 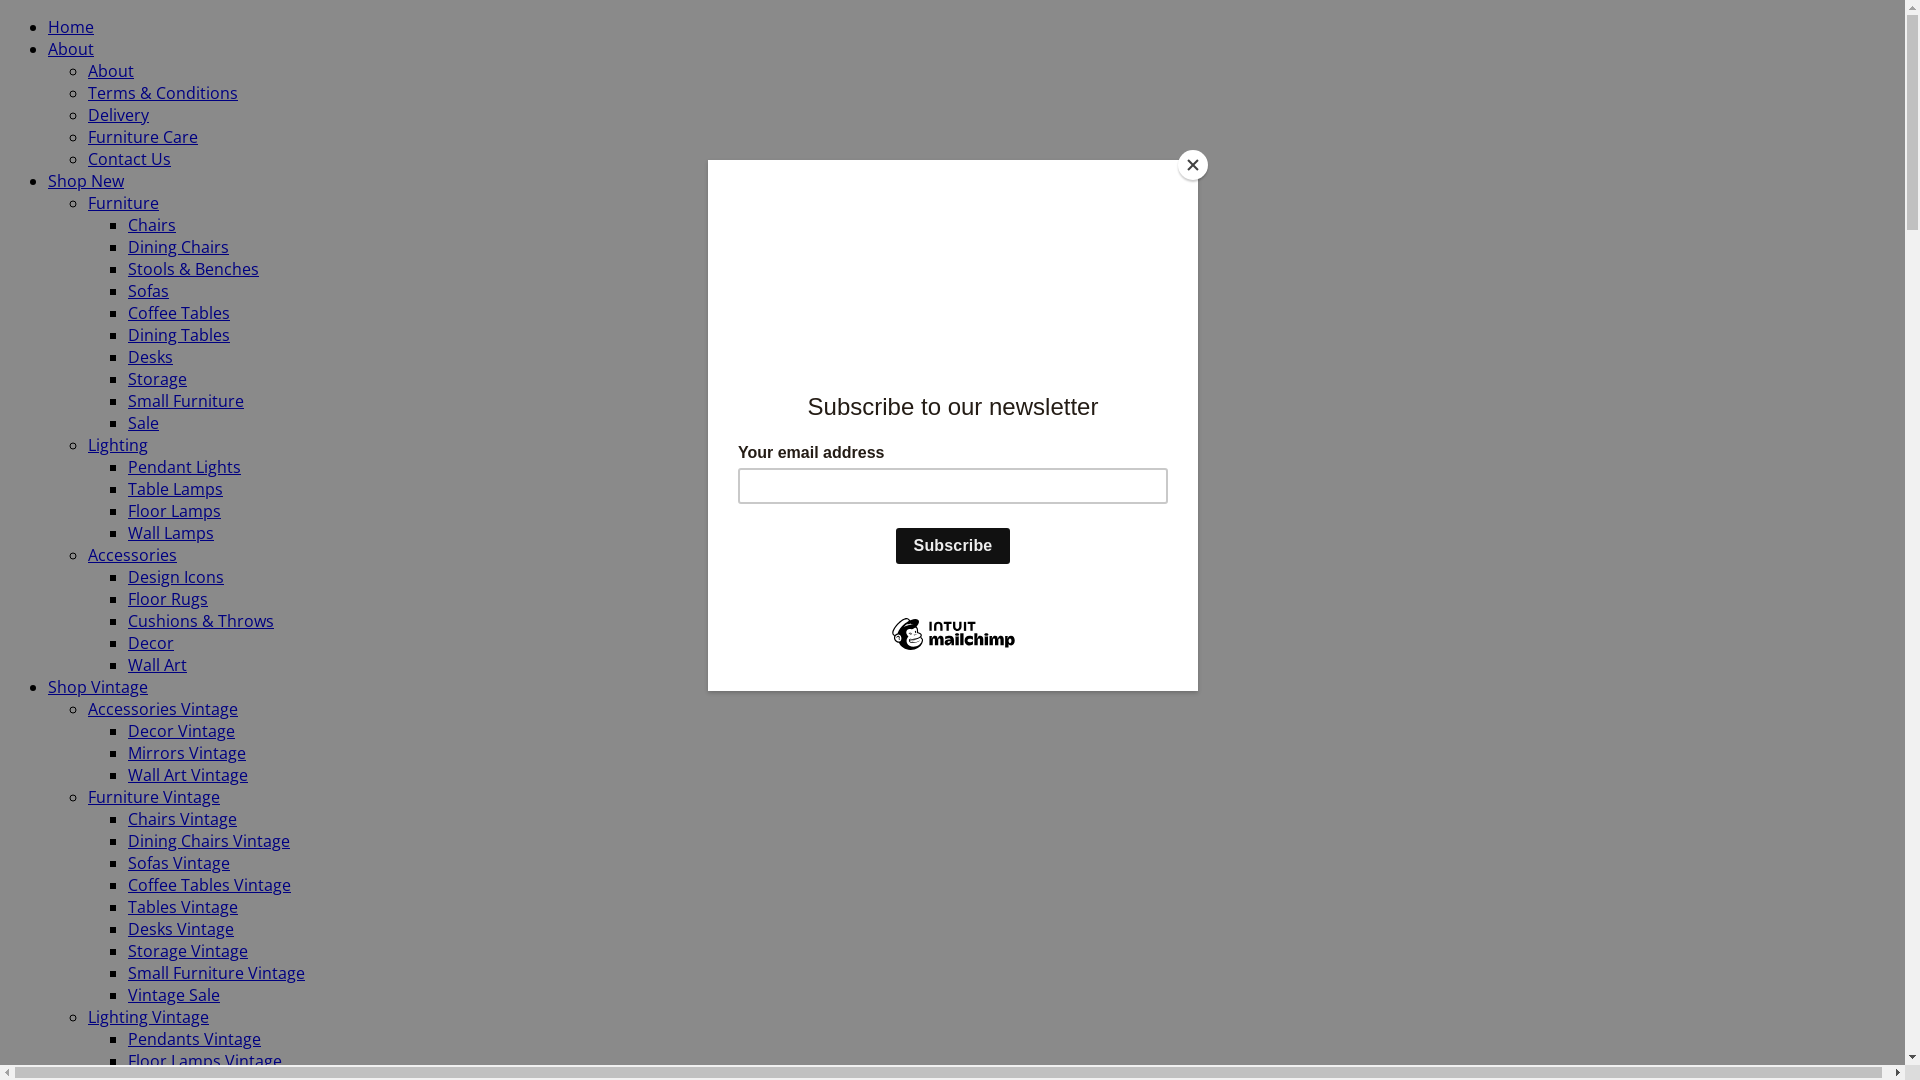 What do you see at coordinates (127, 862) in the screenshot?
I see `'Sofas Vintage'` at bounding box center [127, 862].